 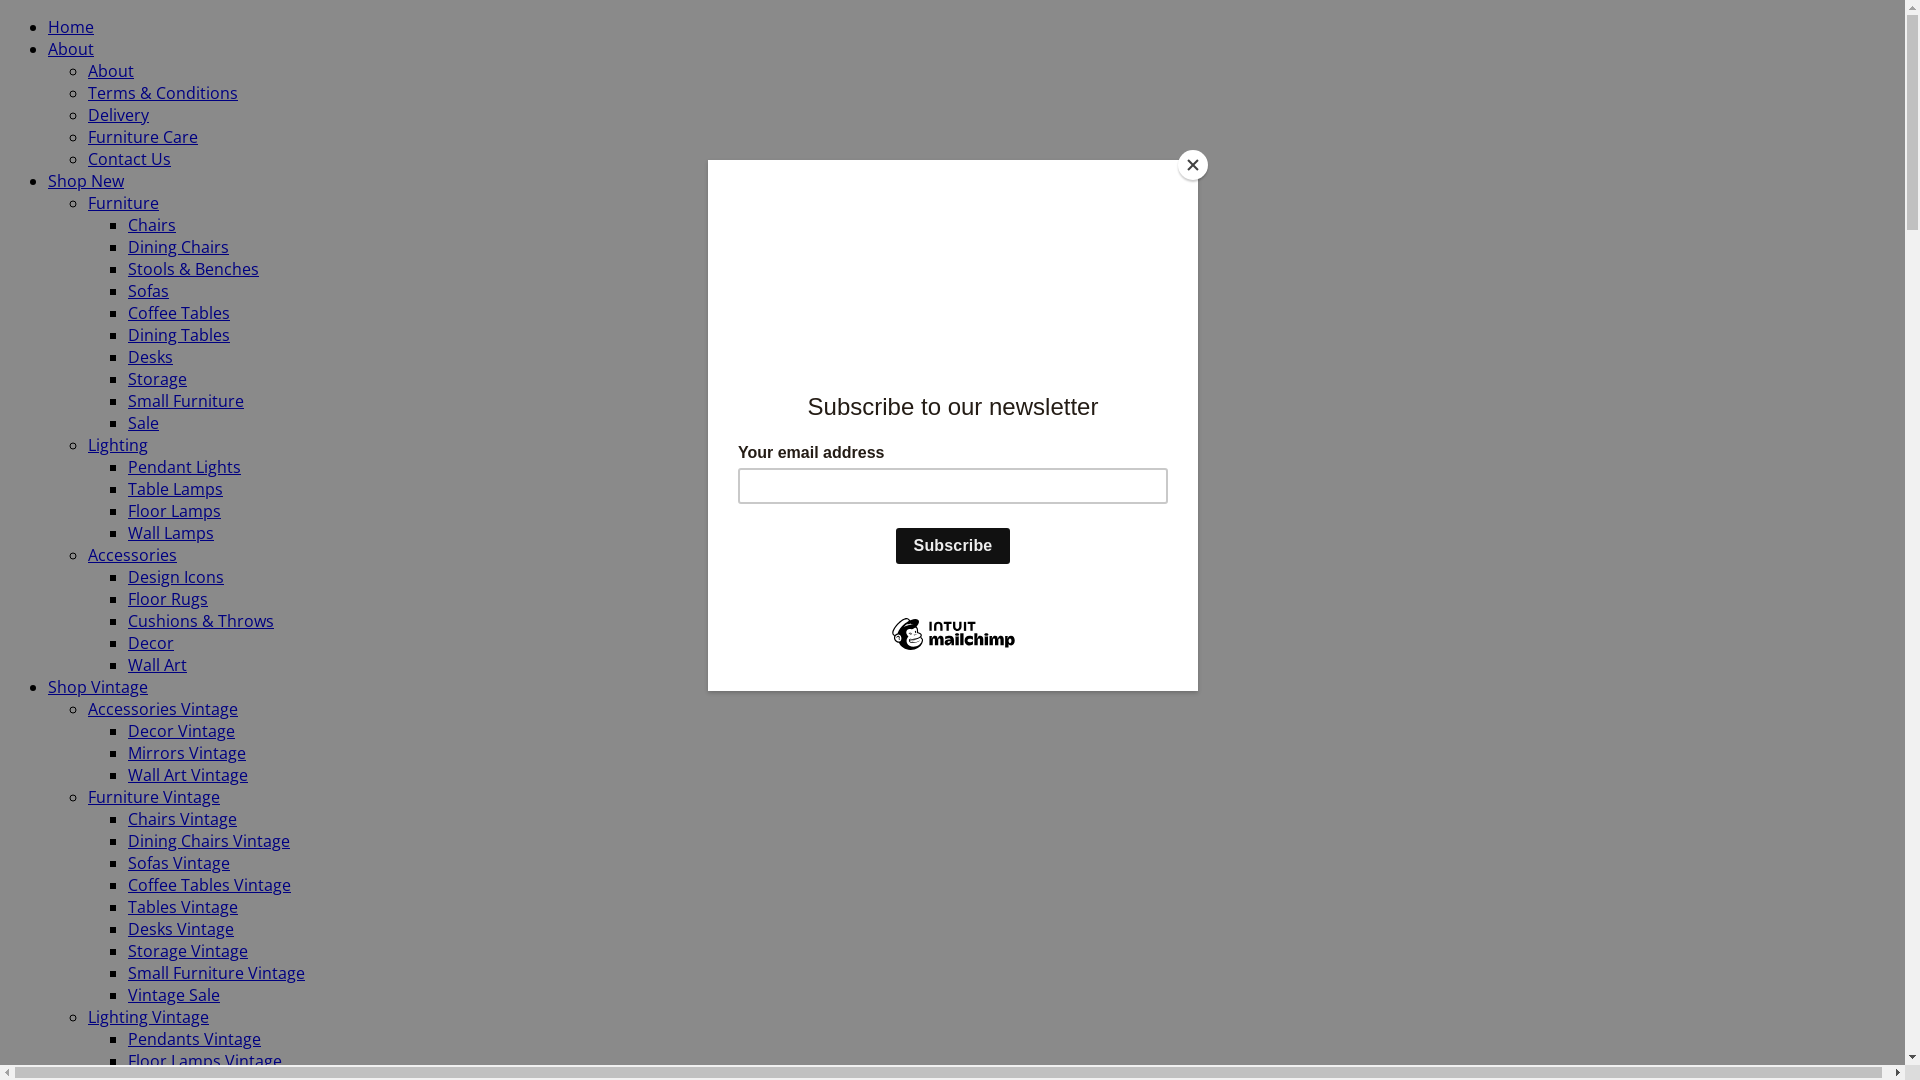 What do you see at coordinates (127, 862) in the screenshot?
I see `'Sofas Vintage'` at bounding box center [127, 862].